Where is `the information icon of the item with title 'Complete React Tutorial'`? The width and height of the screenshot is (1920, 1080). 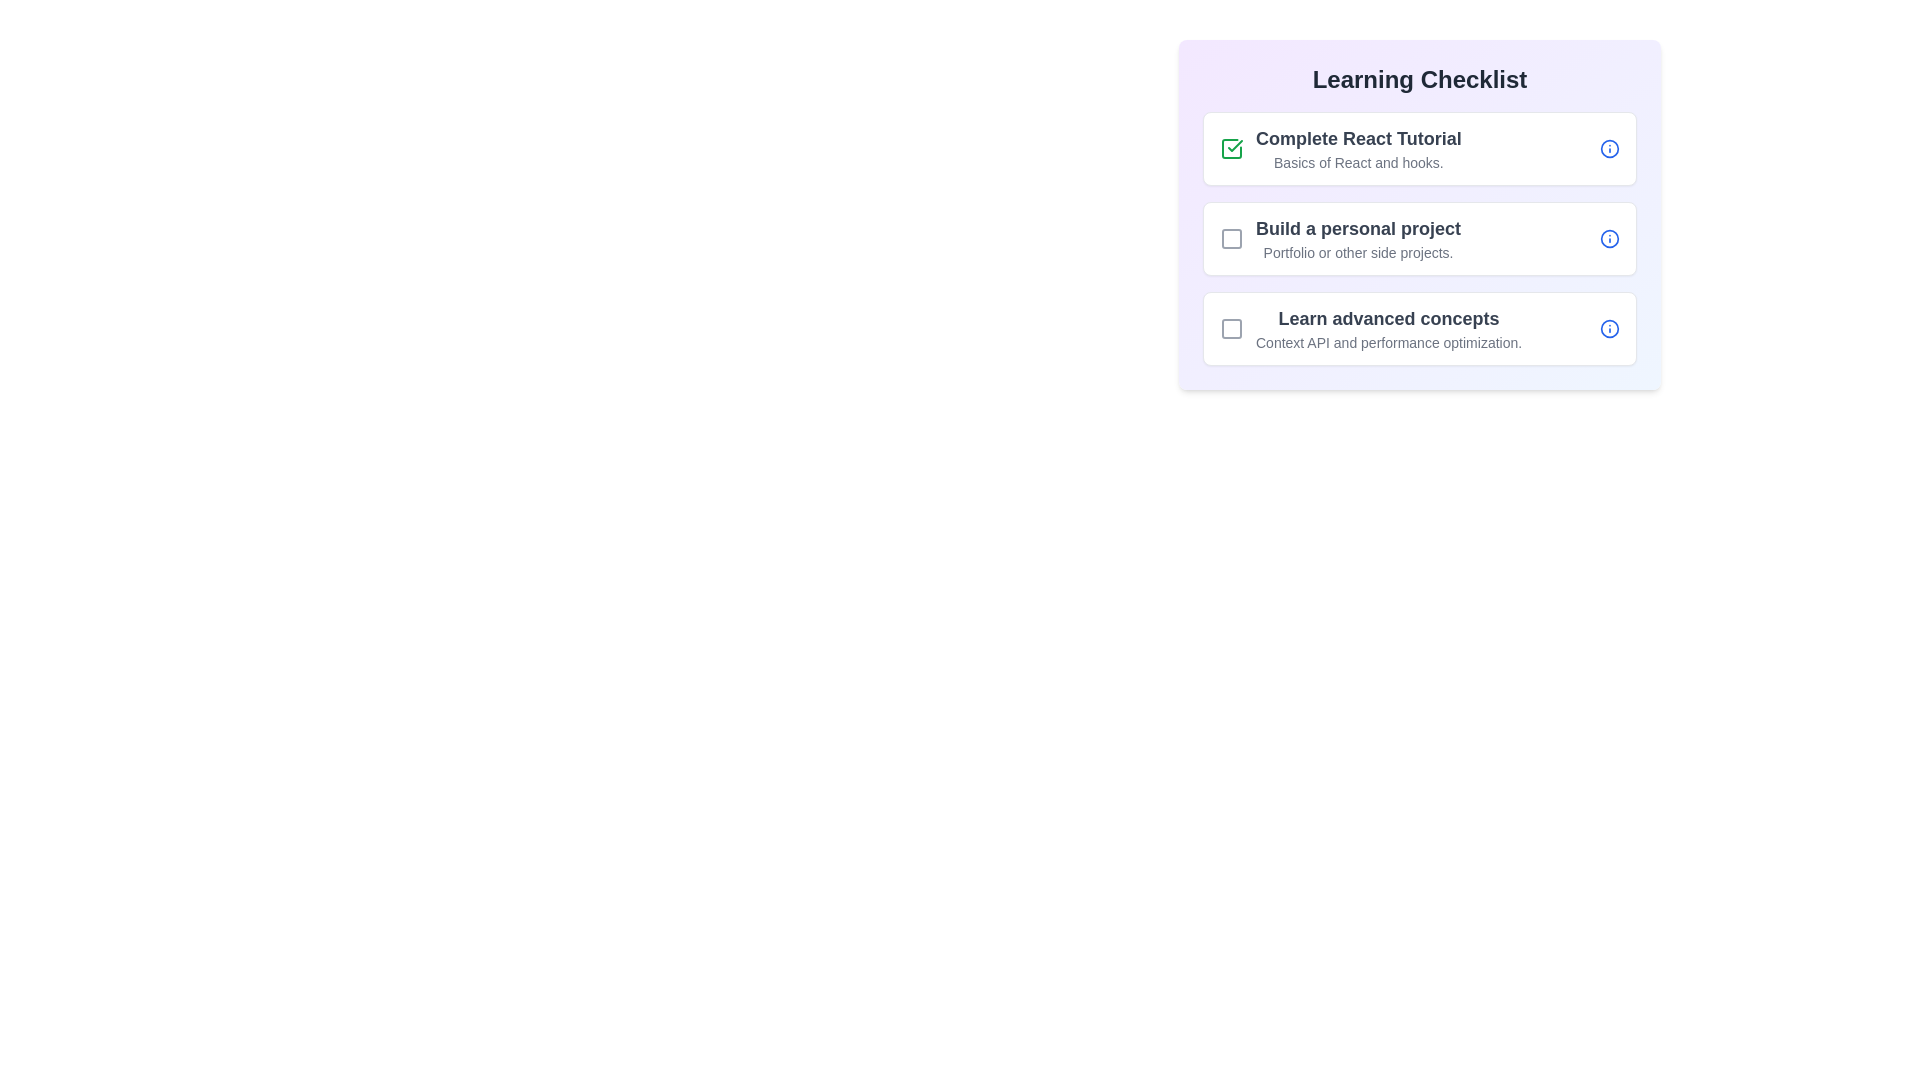 the information icon of the item with title 'Complete React Tutorial' is located at coordinates (1609, 148).